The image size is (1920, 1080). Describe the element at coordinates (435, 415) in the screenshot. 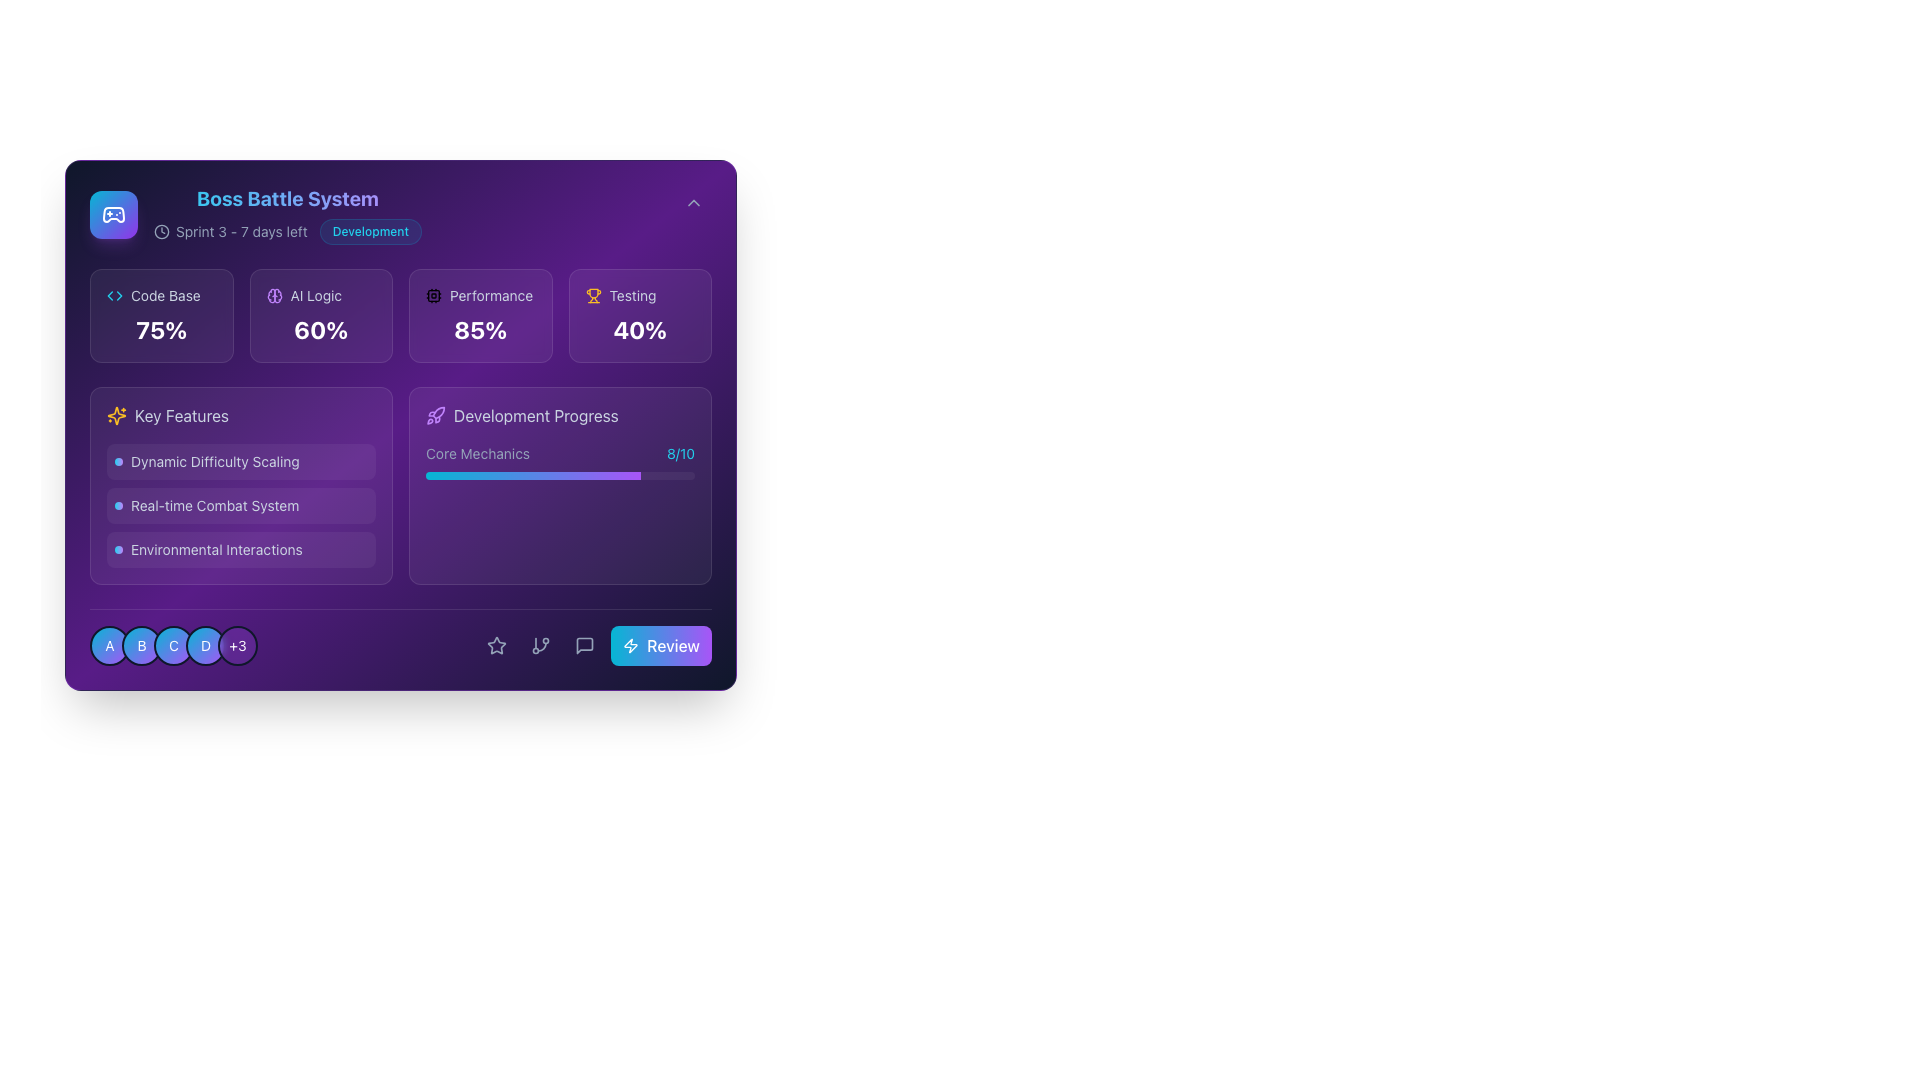

I see `the purple rocket-shaped icon located at the start of the 'Development Progress' text` at that location.